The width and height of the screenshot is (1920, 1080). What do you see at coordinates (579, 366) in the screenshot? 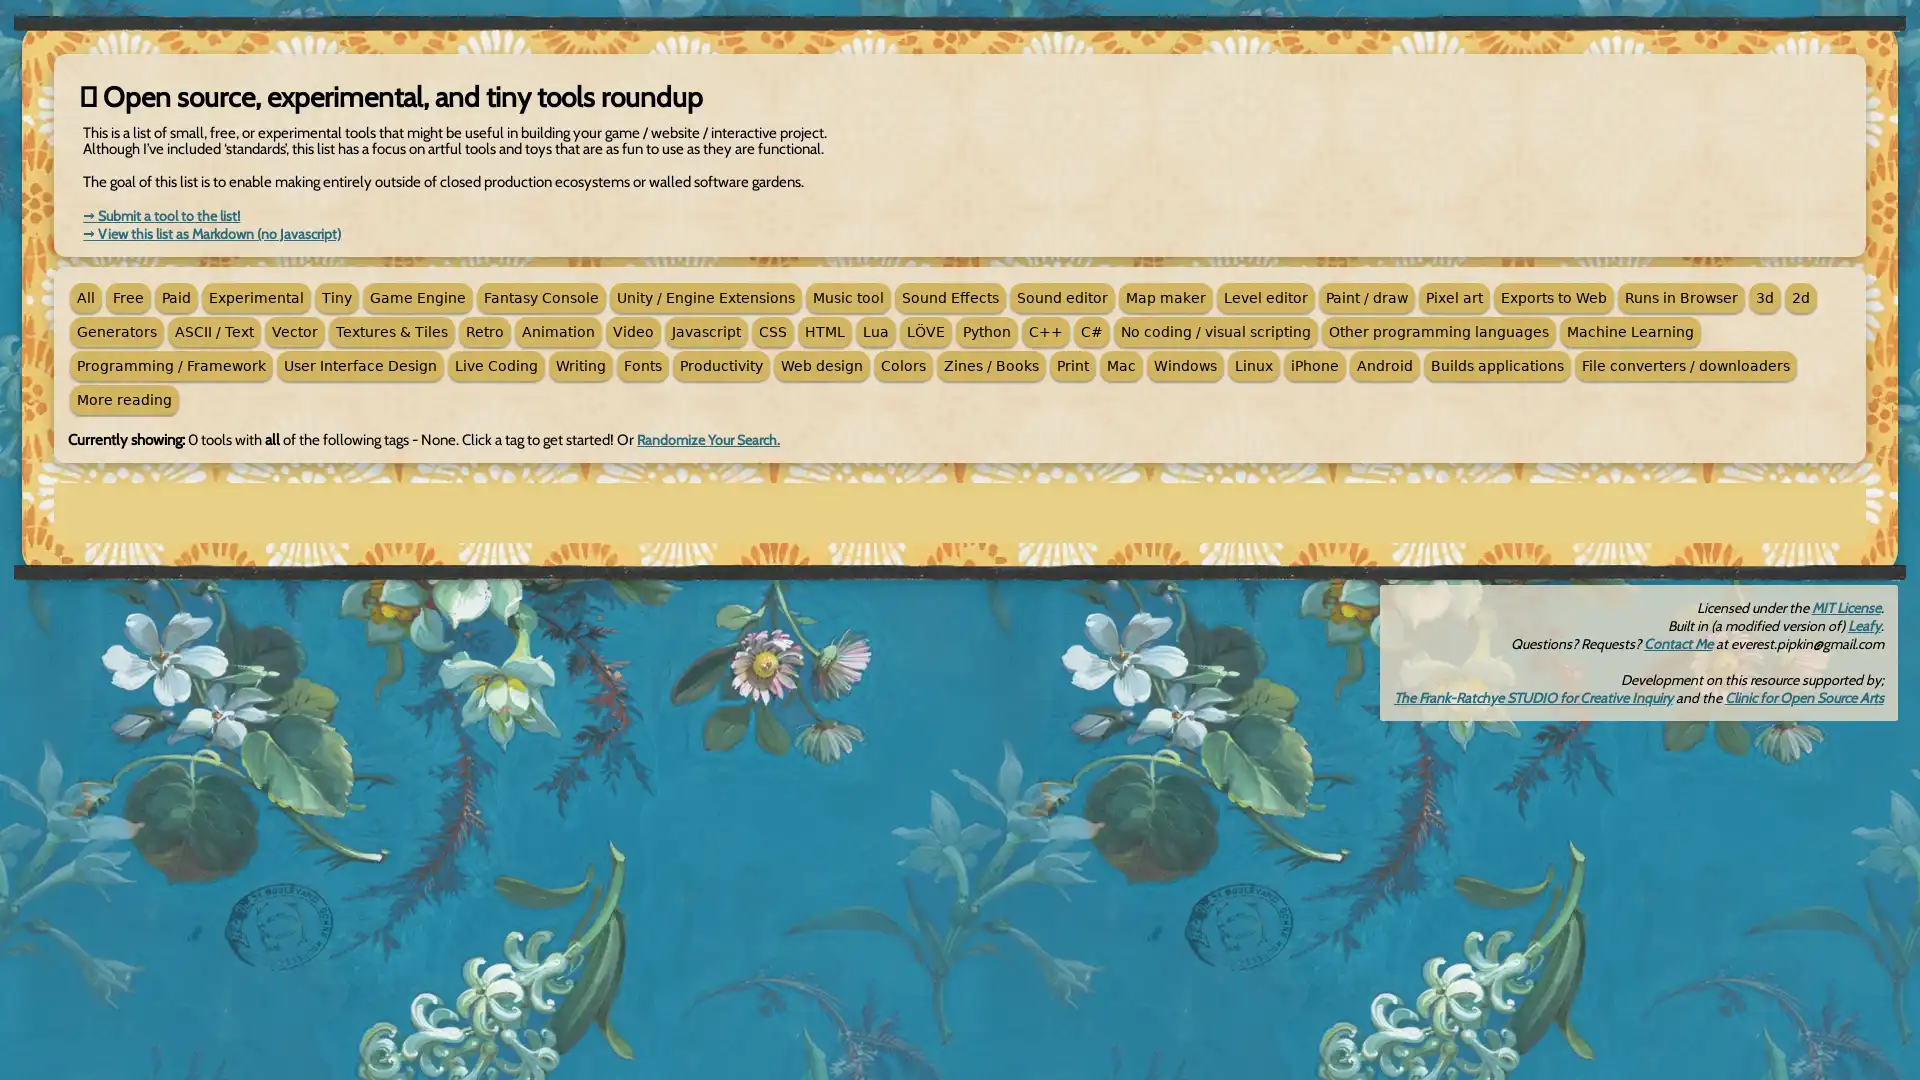
I see `Writing` at bounding box center [579, 366].